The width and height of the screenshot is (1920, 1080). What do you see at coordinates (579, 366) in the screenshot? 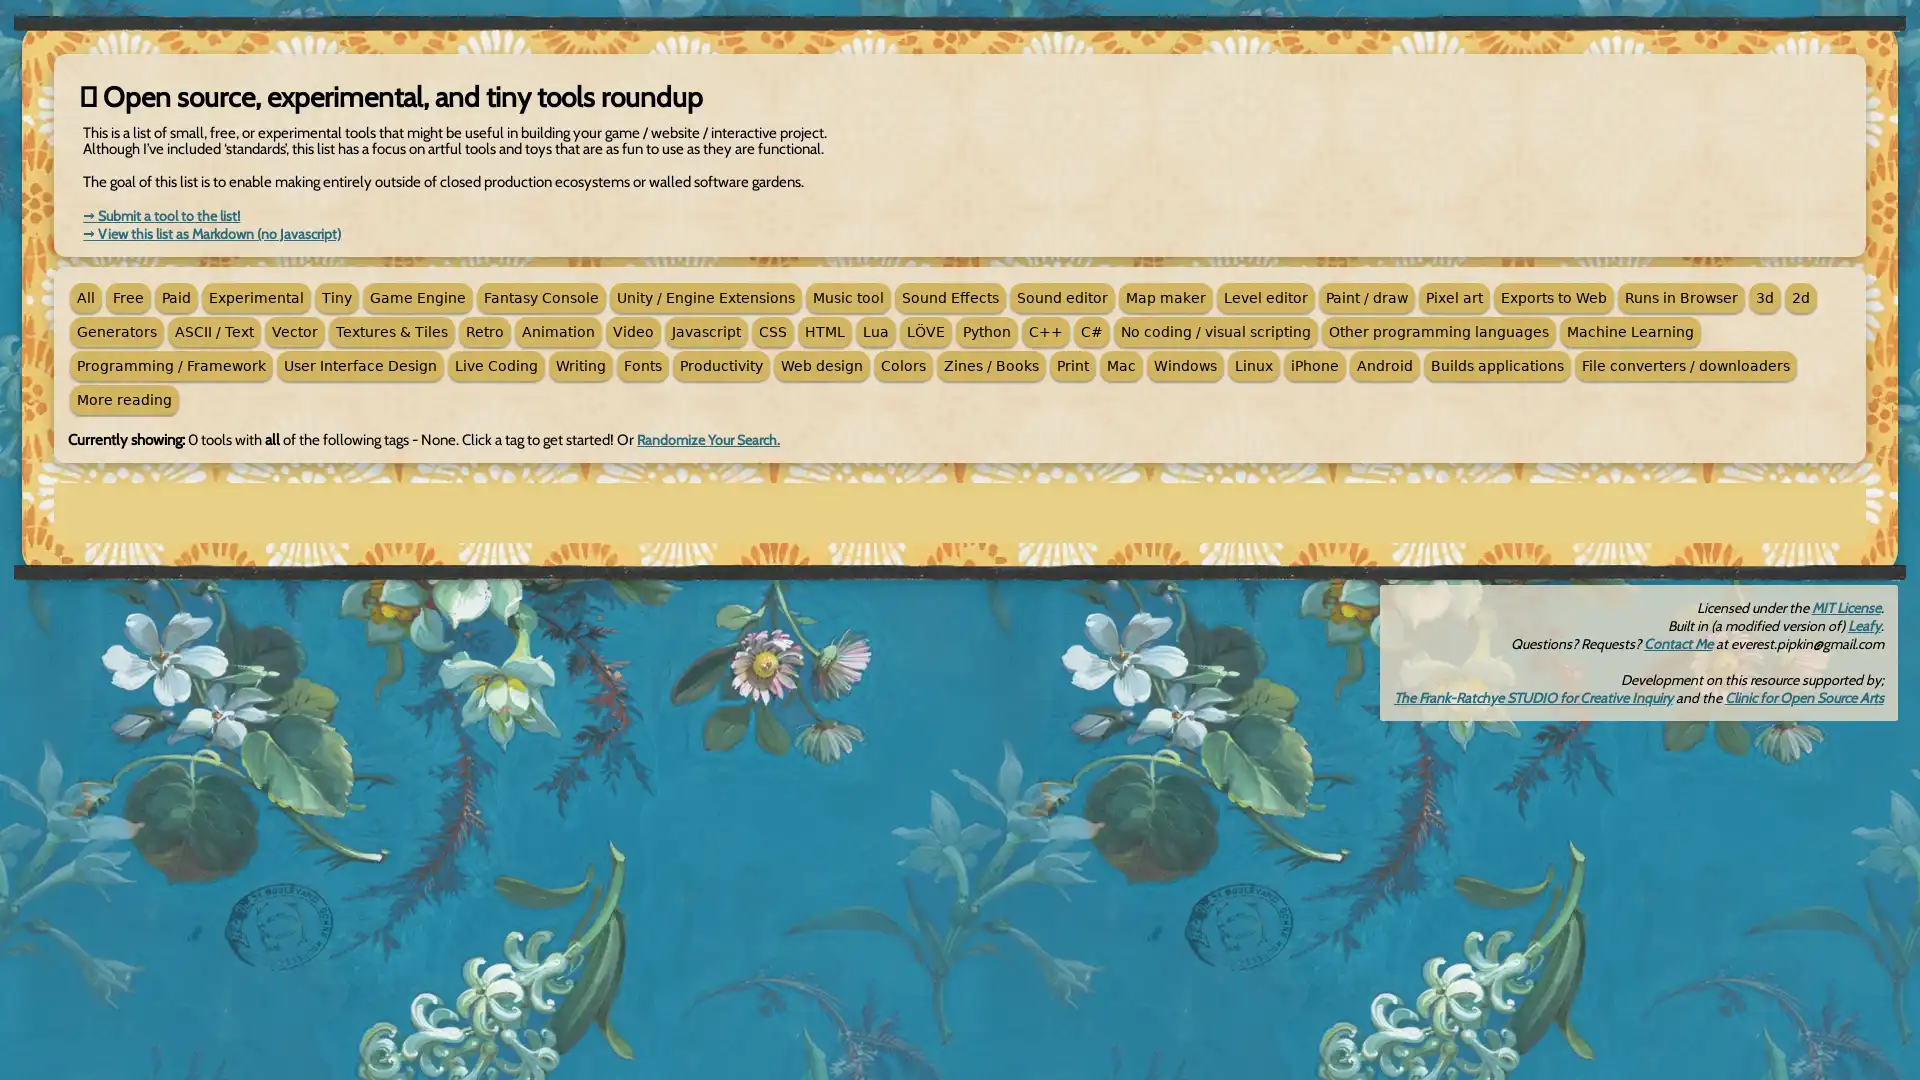
I see `Writing` at bounding box center [579, 366].